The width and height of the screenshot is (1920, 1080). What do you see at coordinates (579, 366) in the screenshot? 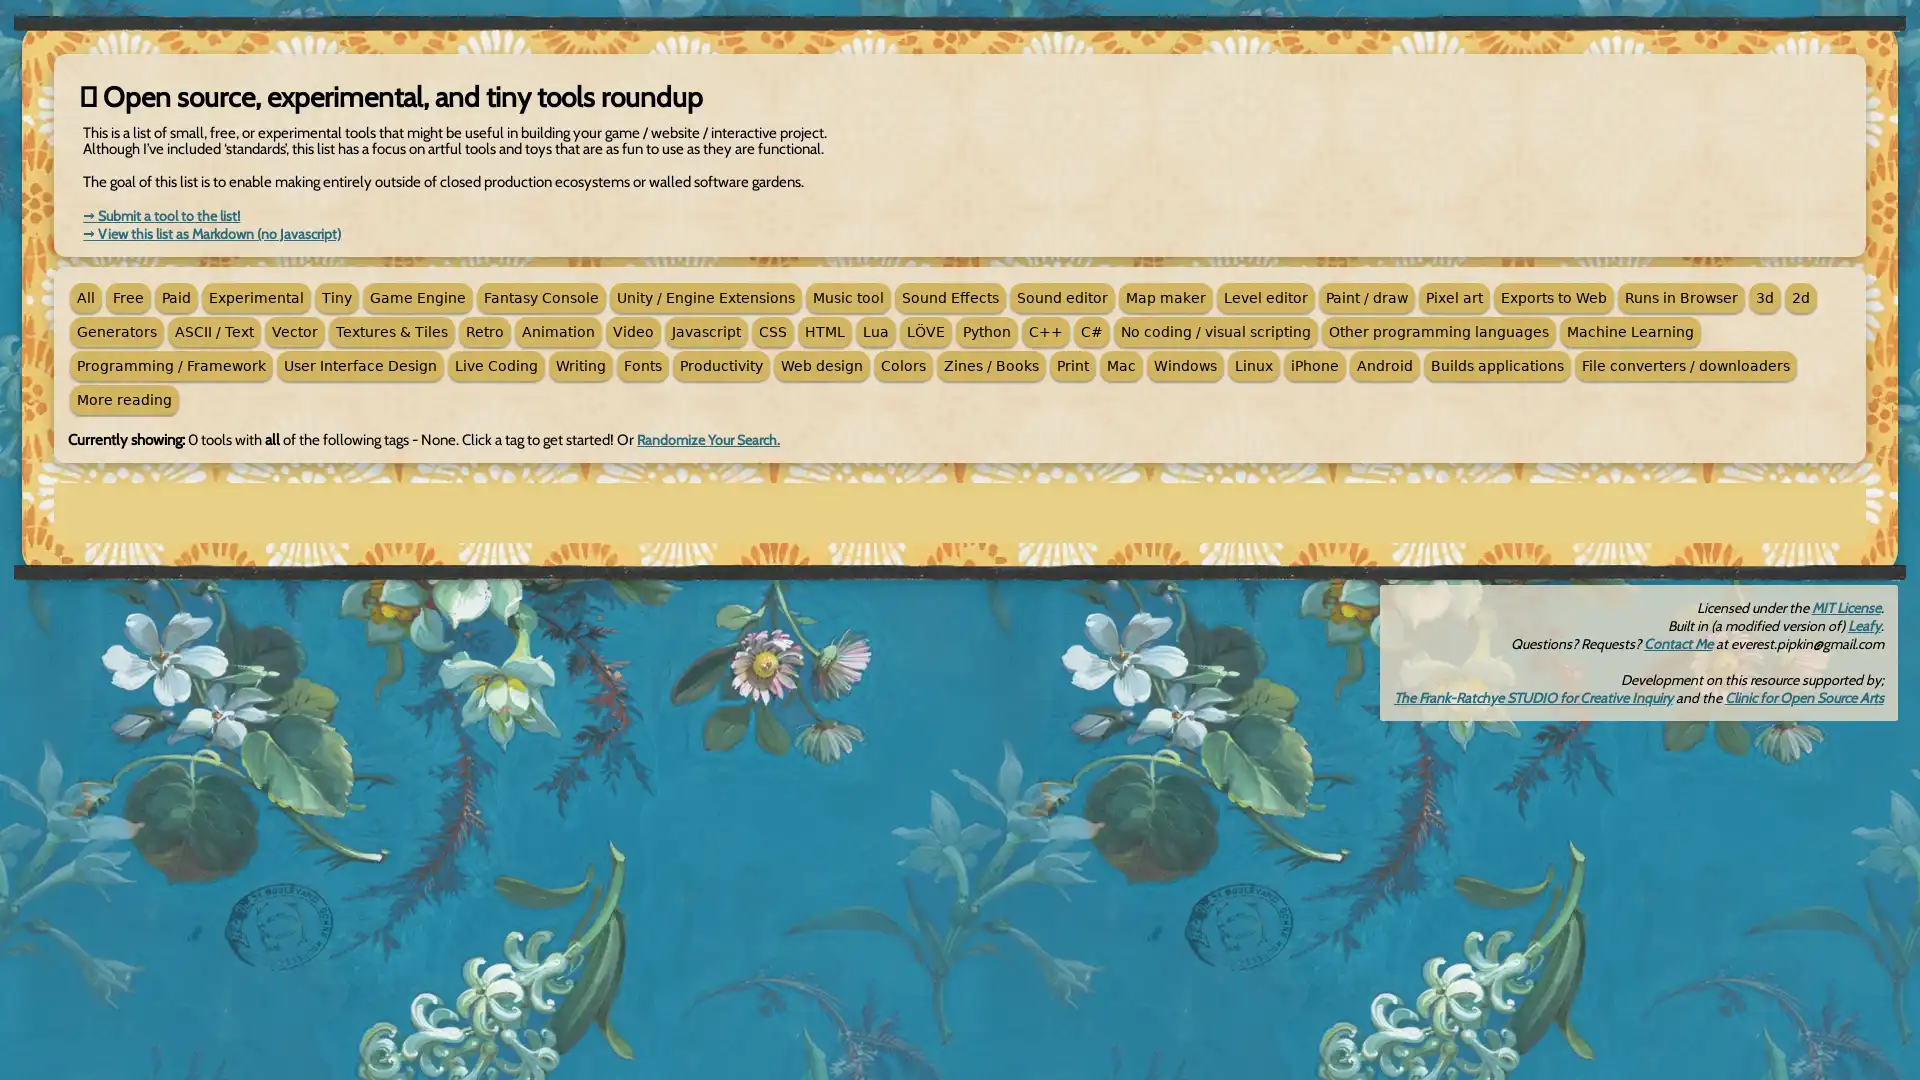
I see `Writing` at bounding box center [579, 366].